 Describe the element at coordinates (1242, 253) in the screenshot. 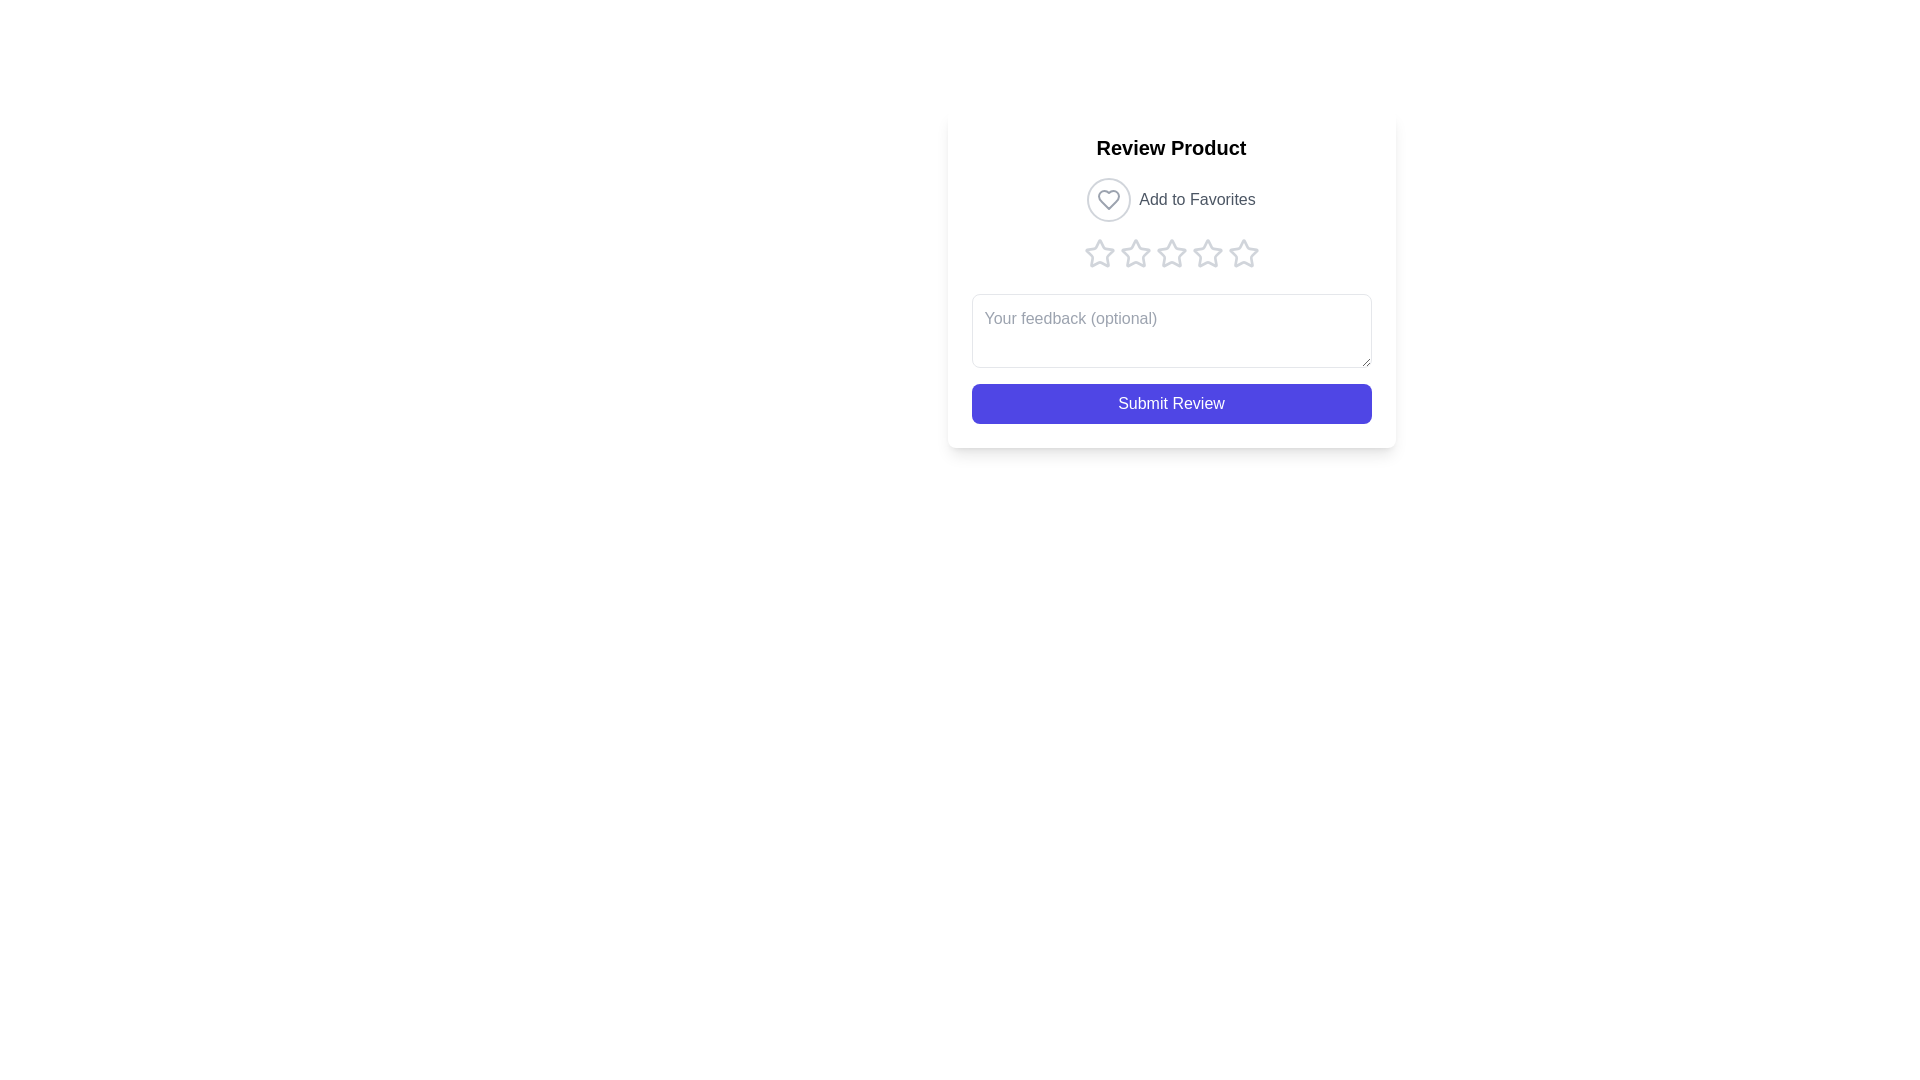

I see `the fifth interactive rating star icon to assign a rating for the product` at that location.